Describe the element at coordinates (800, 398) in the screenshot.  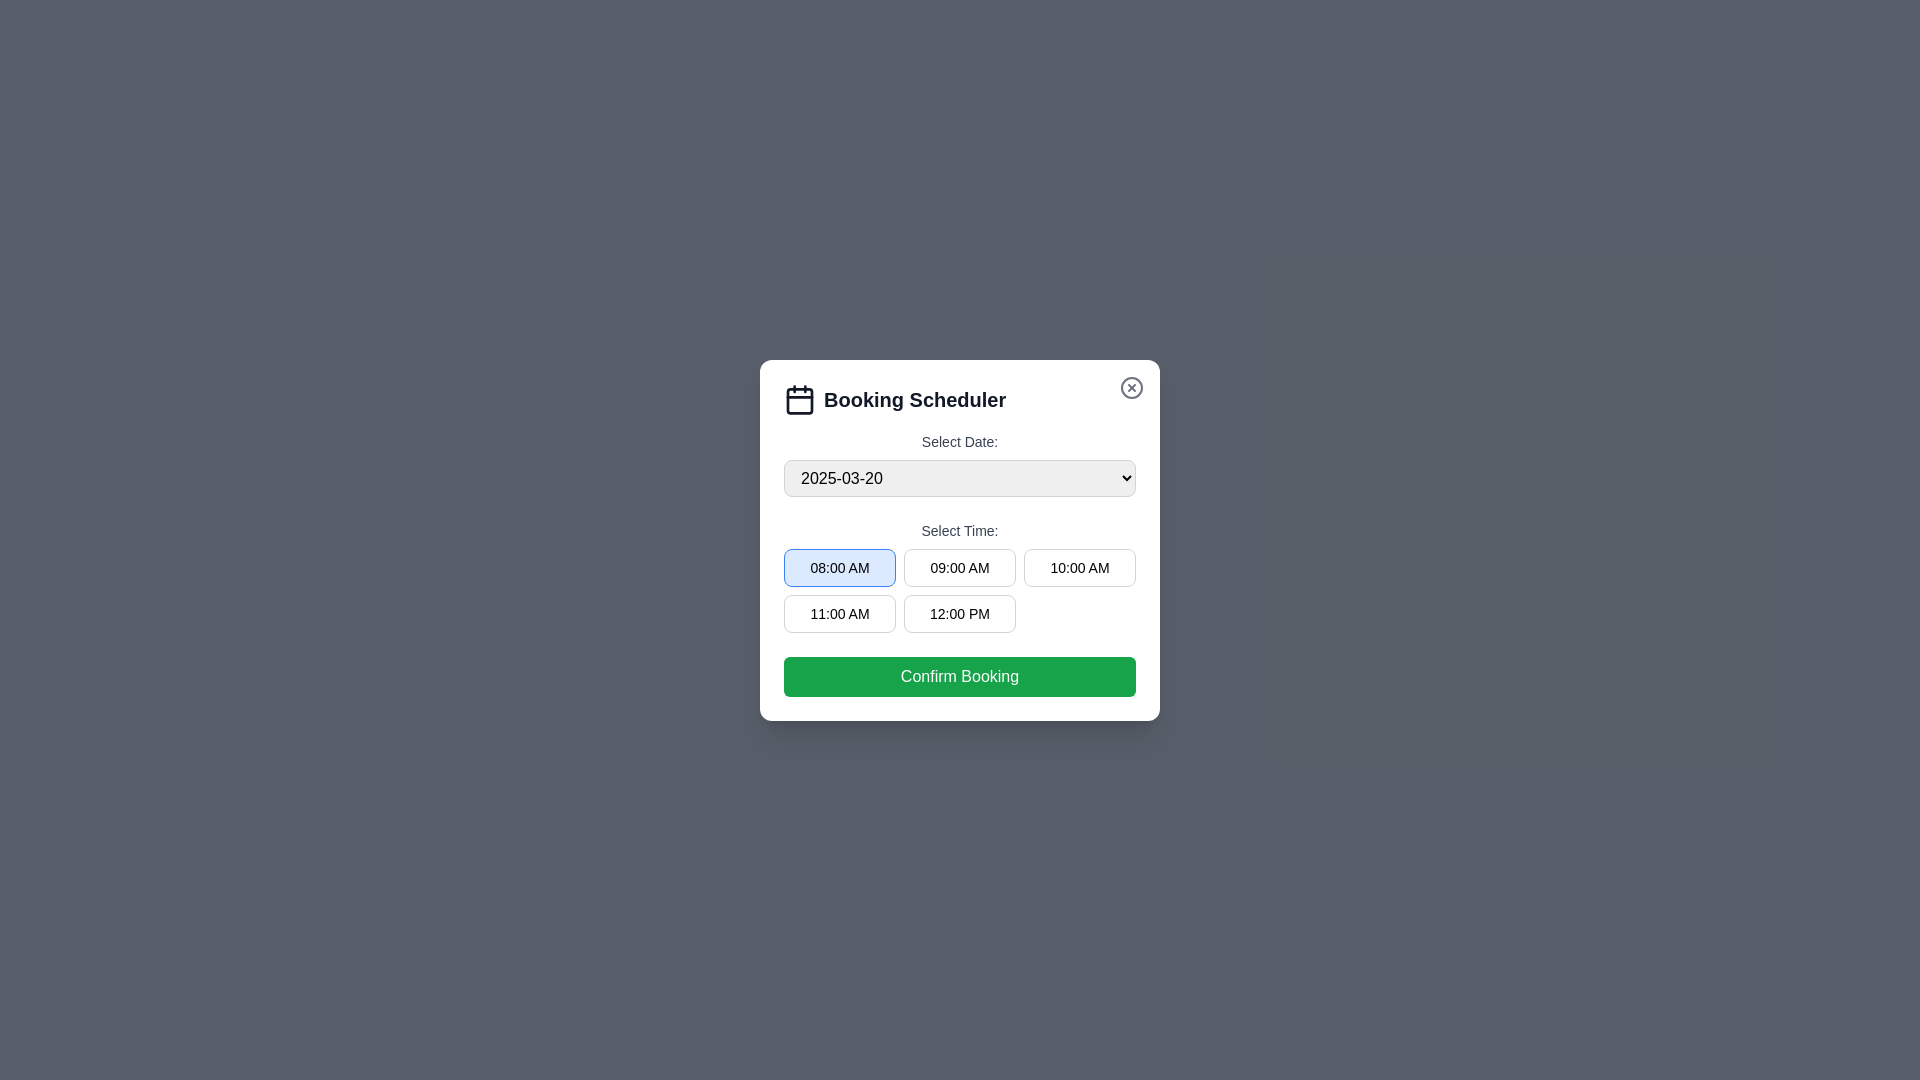
I see `the calendar icon located at the top-left corner of the modal, directly to the left of the 'Booking Scheduler' title text` at that location.